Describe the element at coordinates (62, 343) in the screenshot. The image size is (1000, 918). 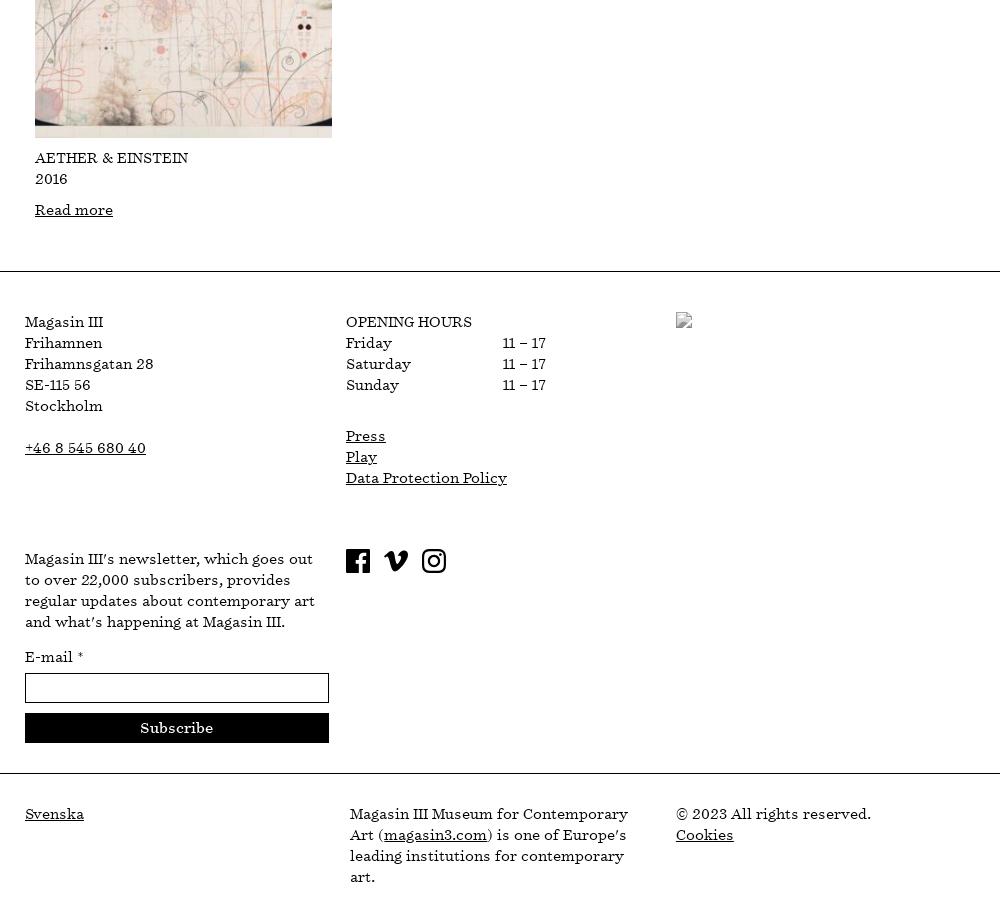
I see `'Frihamnen'` at that location.